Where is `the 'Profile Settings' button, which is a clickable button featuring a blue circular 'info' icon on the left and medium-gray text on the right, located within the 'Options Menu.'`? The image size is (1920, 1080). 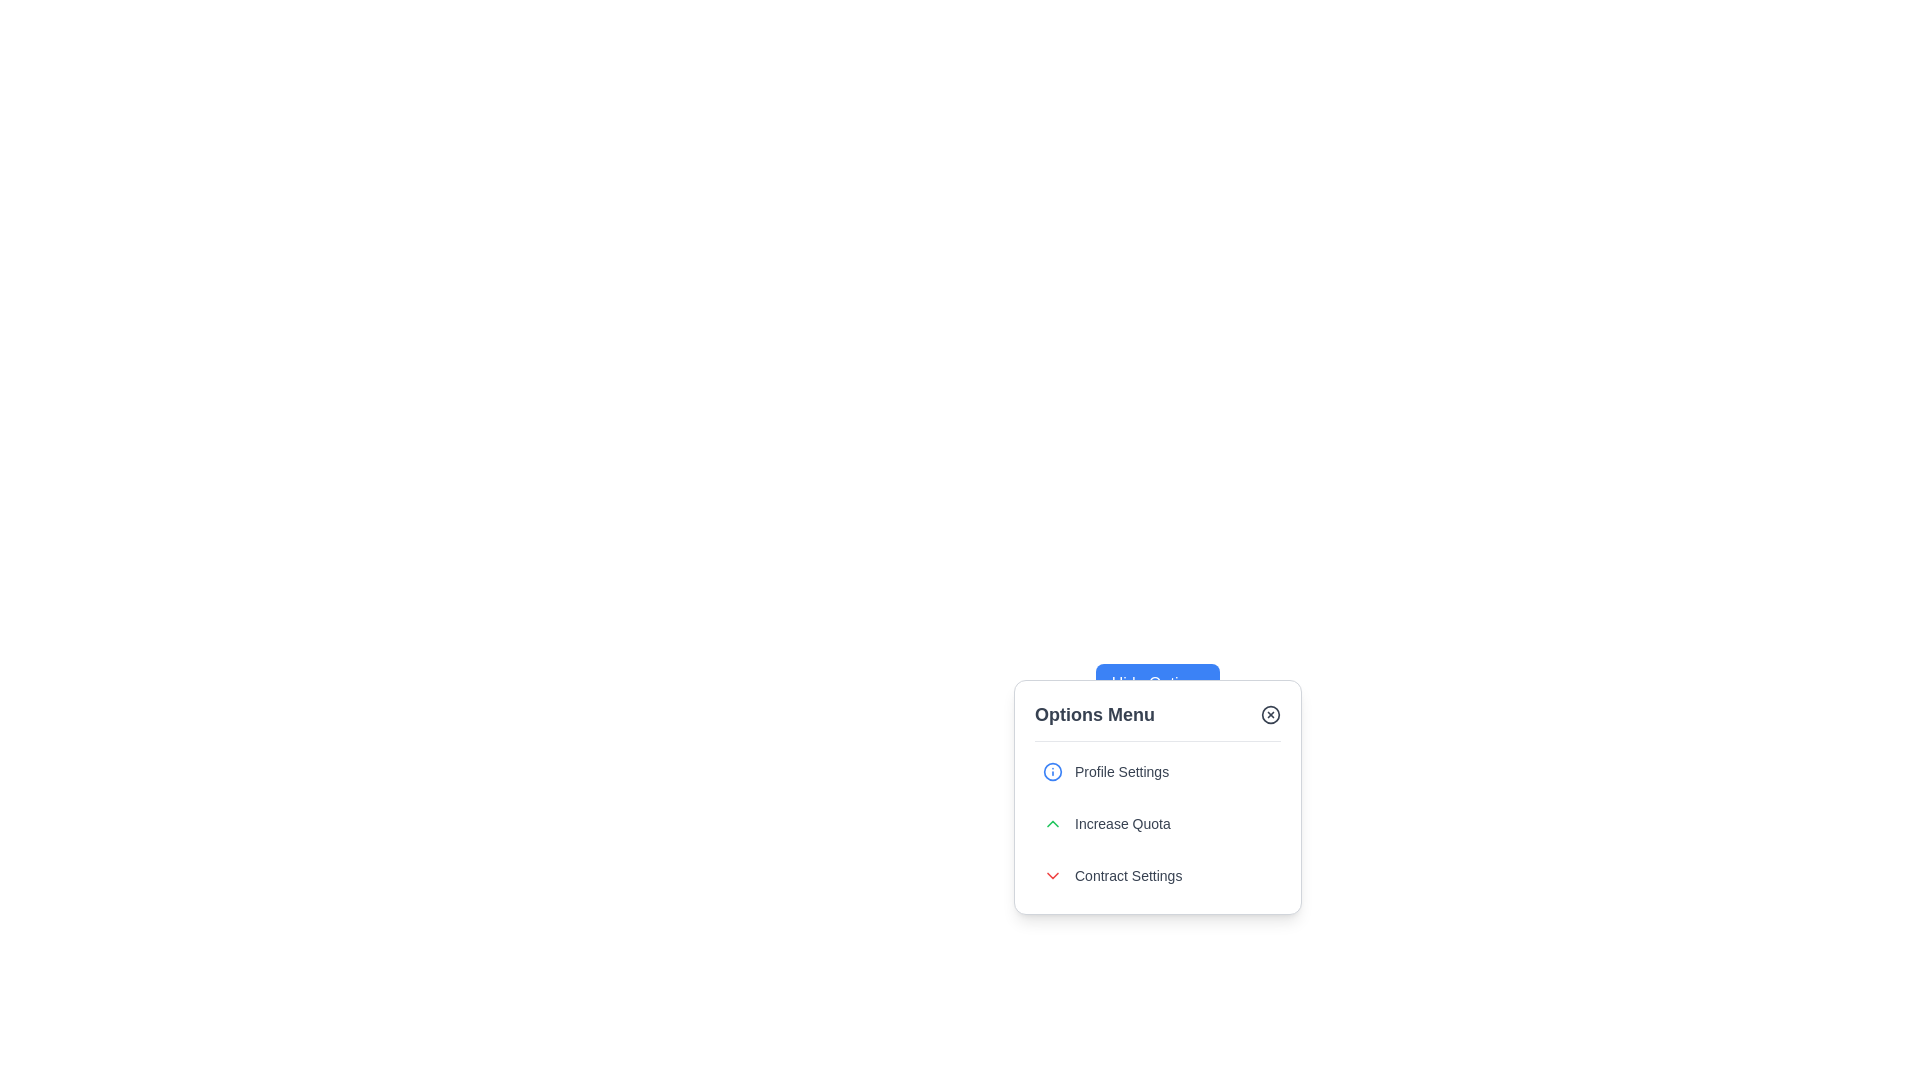
the 'Profile Settings' button, which is a clickable button featuring a blue circular 'info' icon on the left and medium-gray text on the right, located within the 'Options Menu.' is located at coordinates (1157, 770).